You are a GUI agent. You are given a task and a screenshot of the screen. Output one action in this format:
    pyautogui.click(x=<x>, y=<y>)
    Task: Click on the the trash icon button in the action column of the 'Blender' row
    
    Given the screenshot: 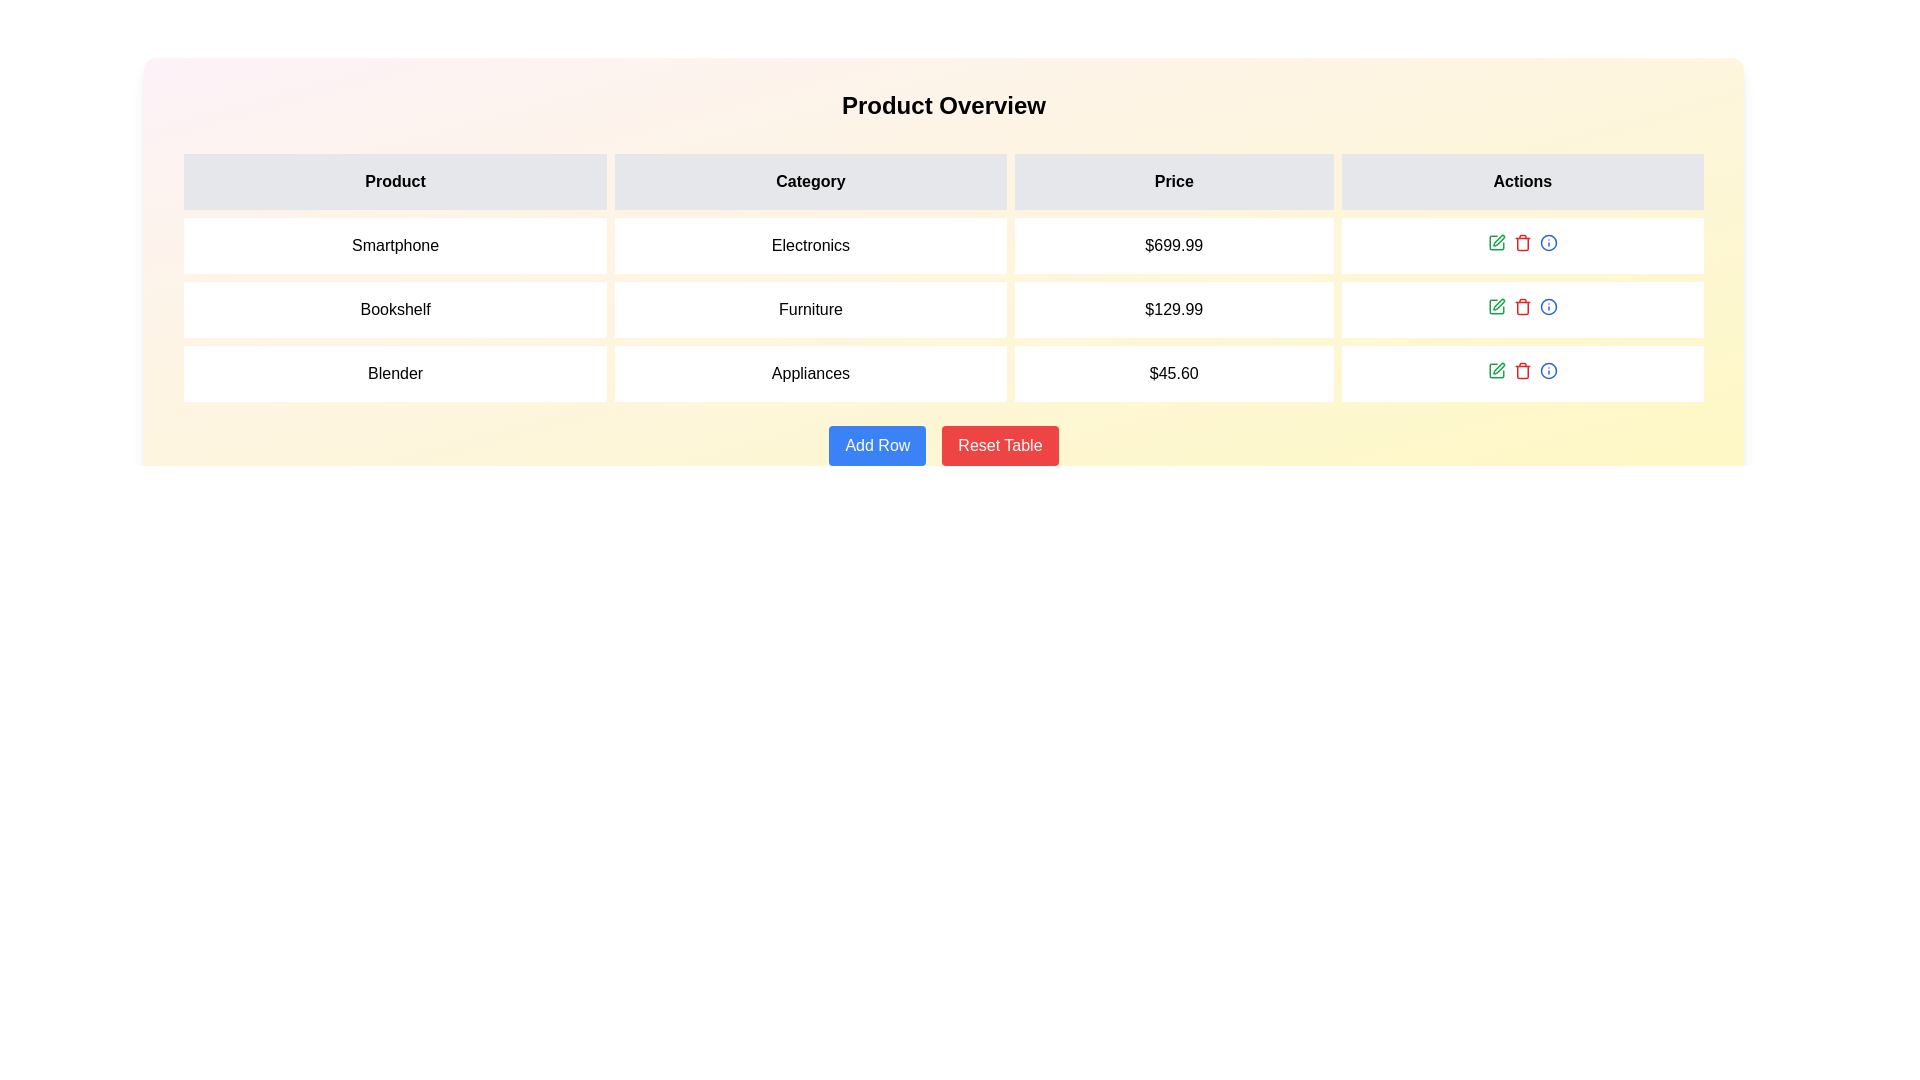 What is the action you would take?
    pyautogui.click(x=1521, y=370)
    